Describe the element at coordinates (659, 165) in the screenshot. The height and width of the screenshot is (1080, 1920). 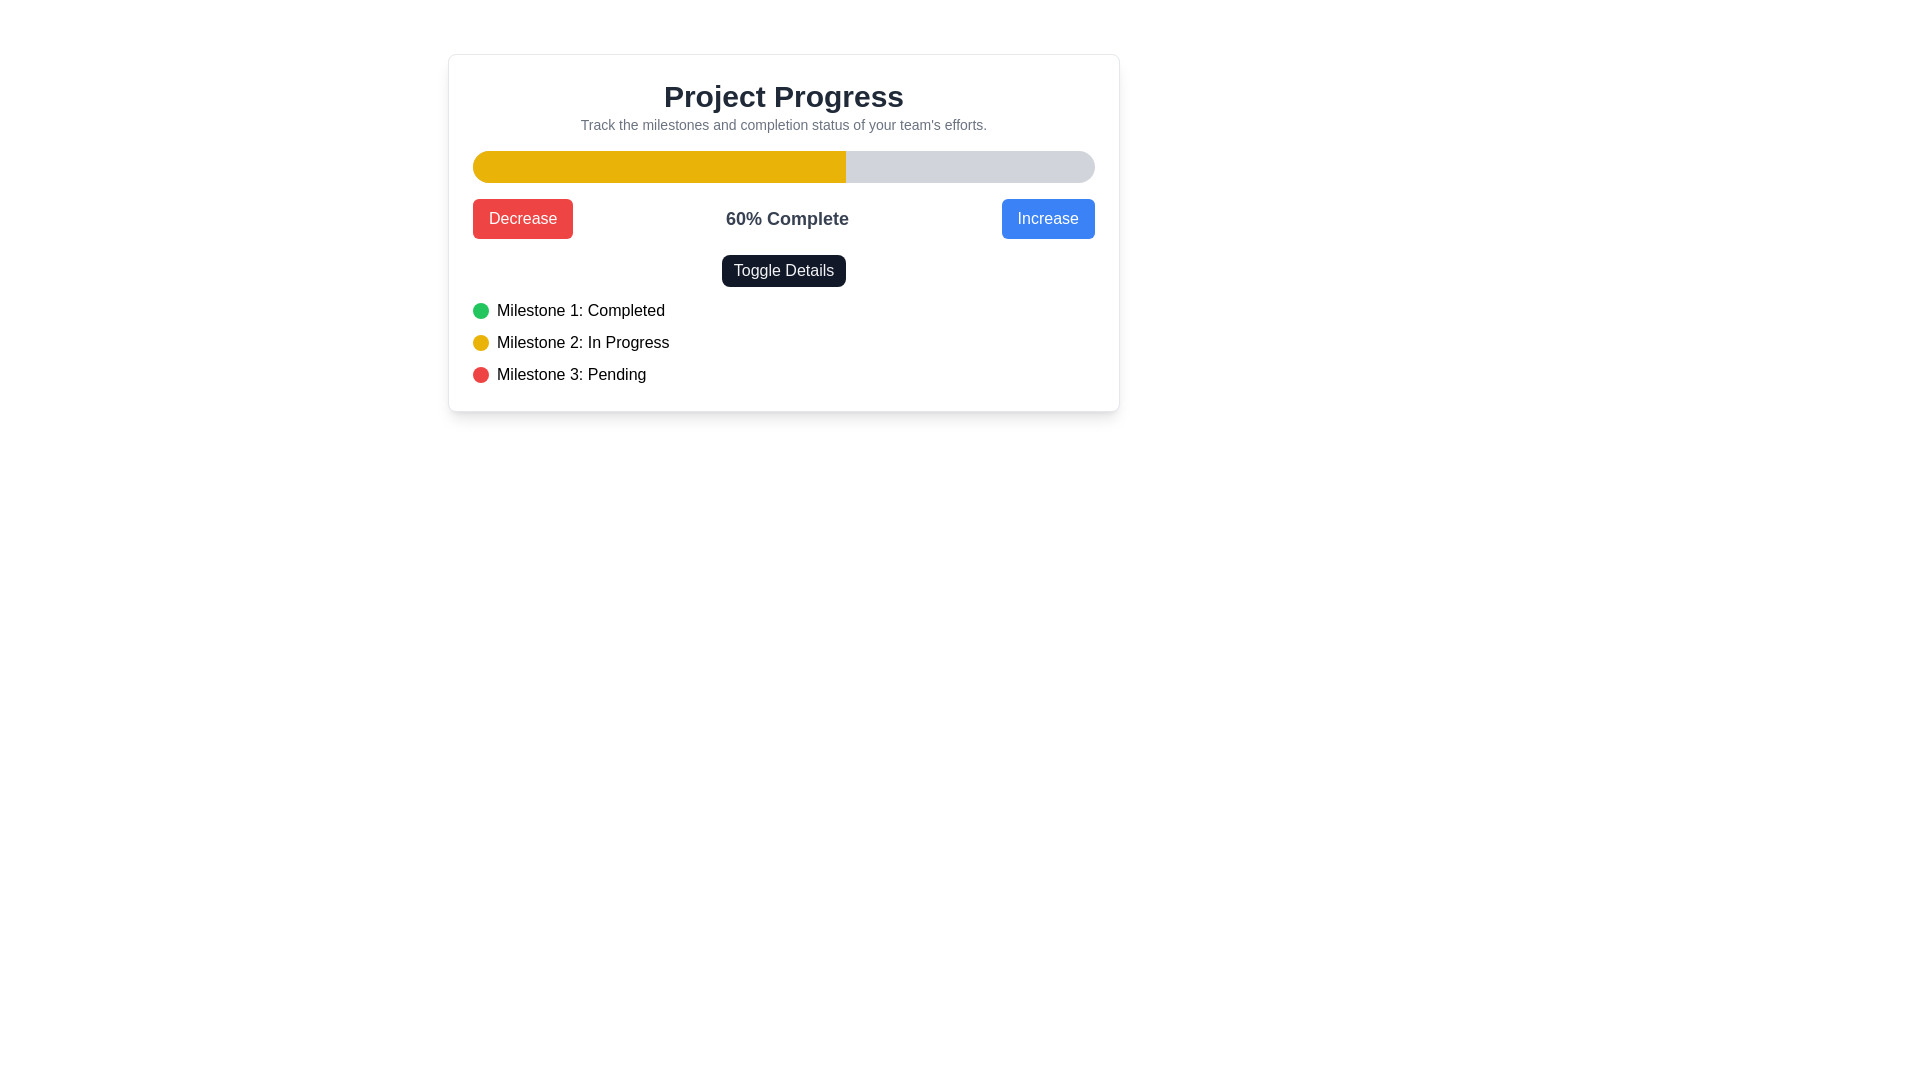
I see `the progress bar segment that visually represents the current progress percentage, indicating task or project completion level` at that location.